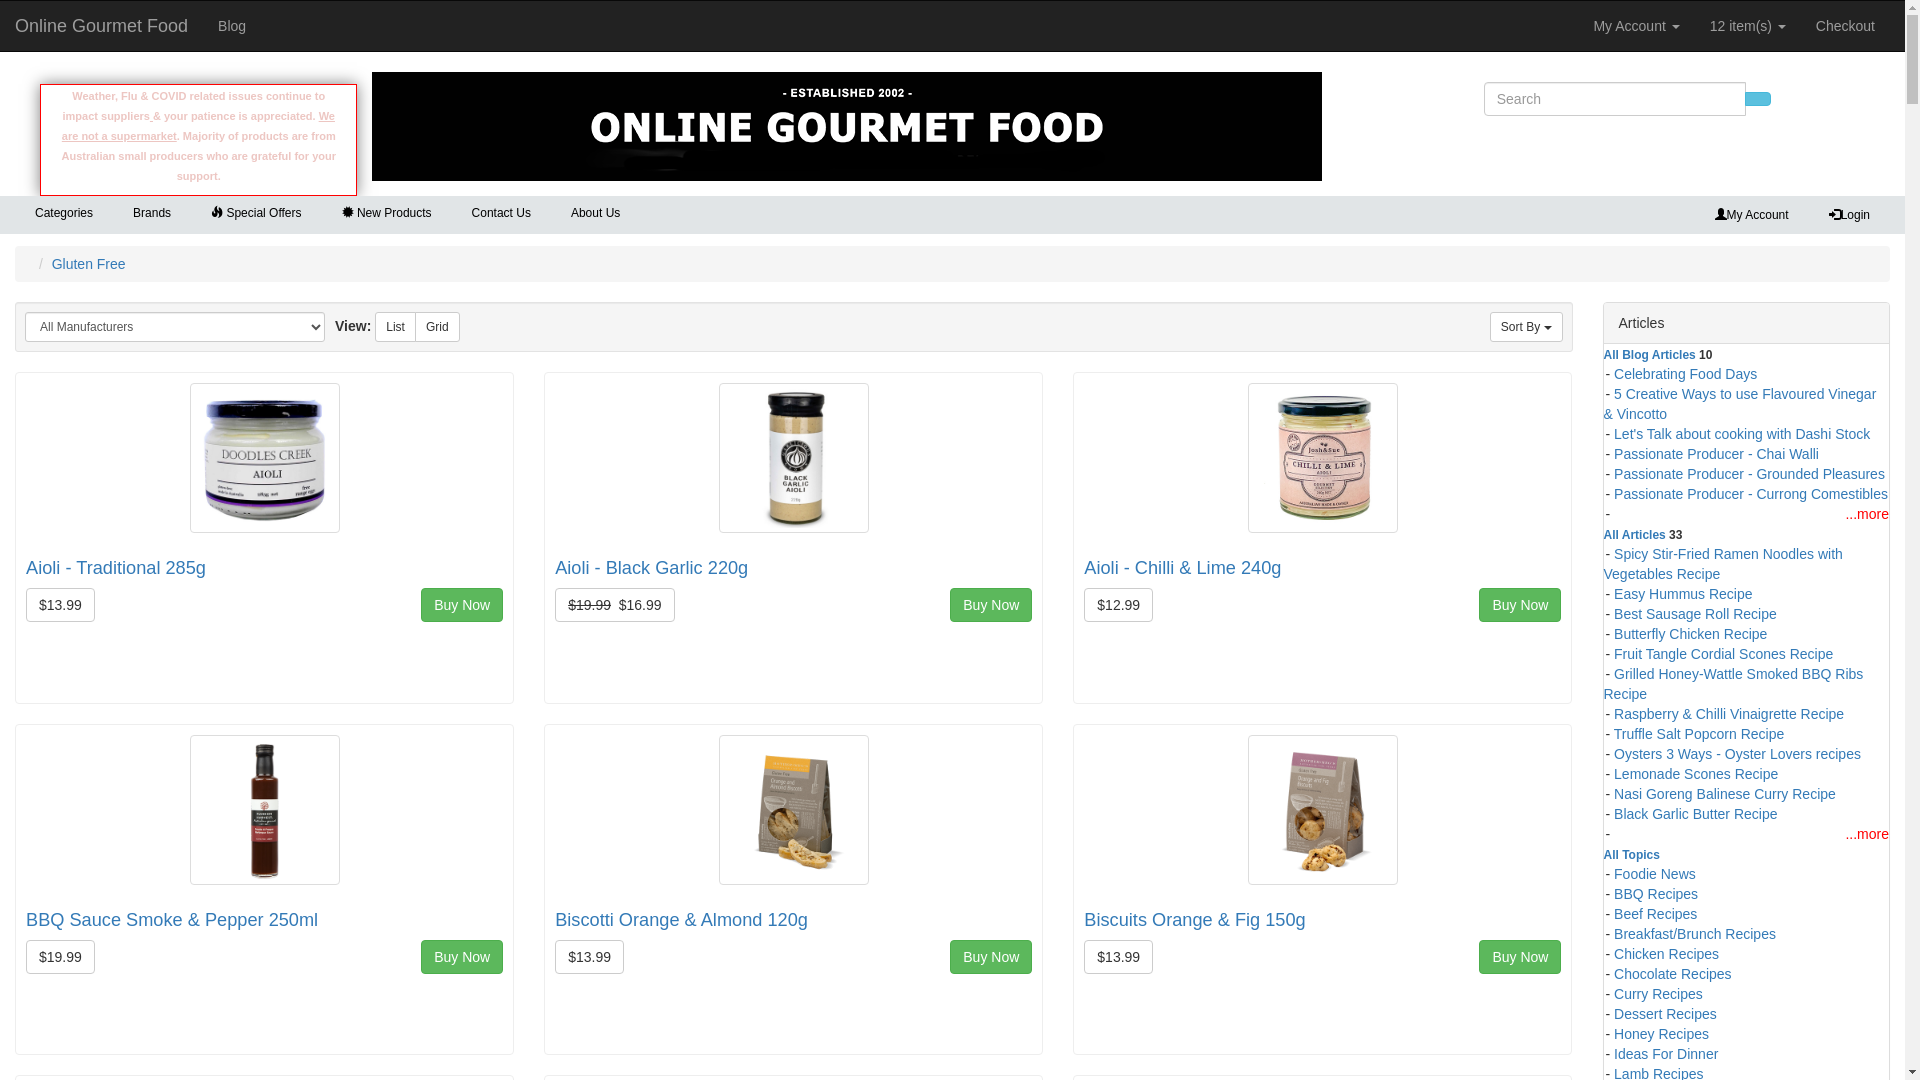 The width and height of the screenshot is (1920, 1080). I want to click on 'Online Gourmet Food', so click(100, 26).